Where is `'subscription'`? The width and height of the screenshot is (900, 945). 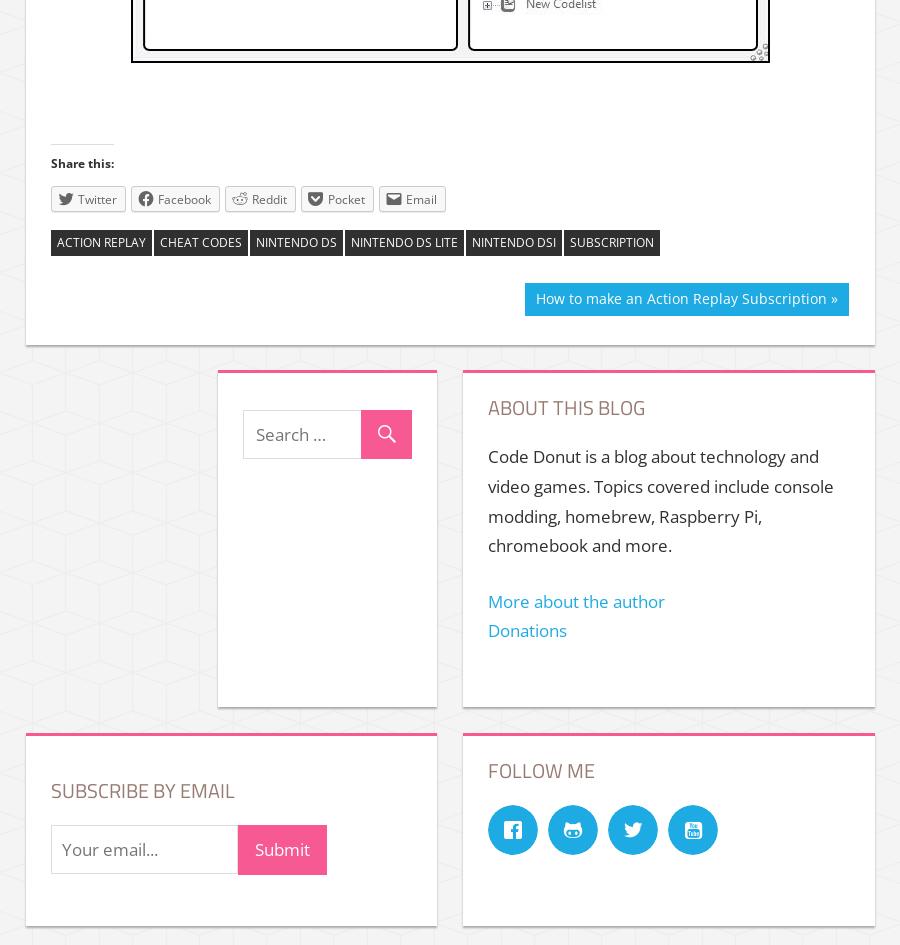 'subscription' is located at coordinates (612, 241).